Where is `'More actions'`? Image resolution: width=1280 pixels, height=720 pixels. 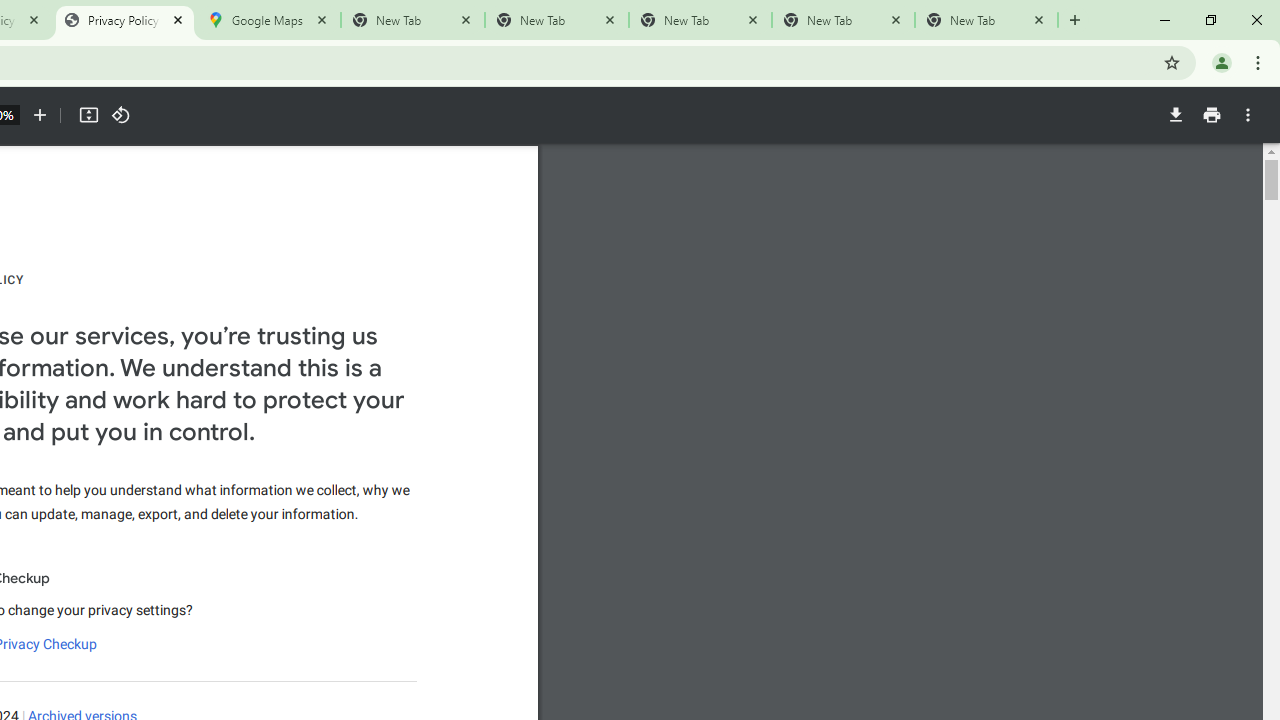
'More actions' is located at coordinates (1247, 115).